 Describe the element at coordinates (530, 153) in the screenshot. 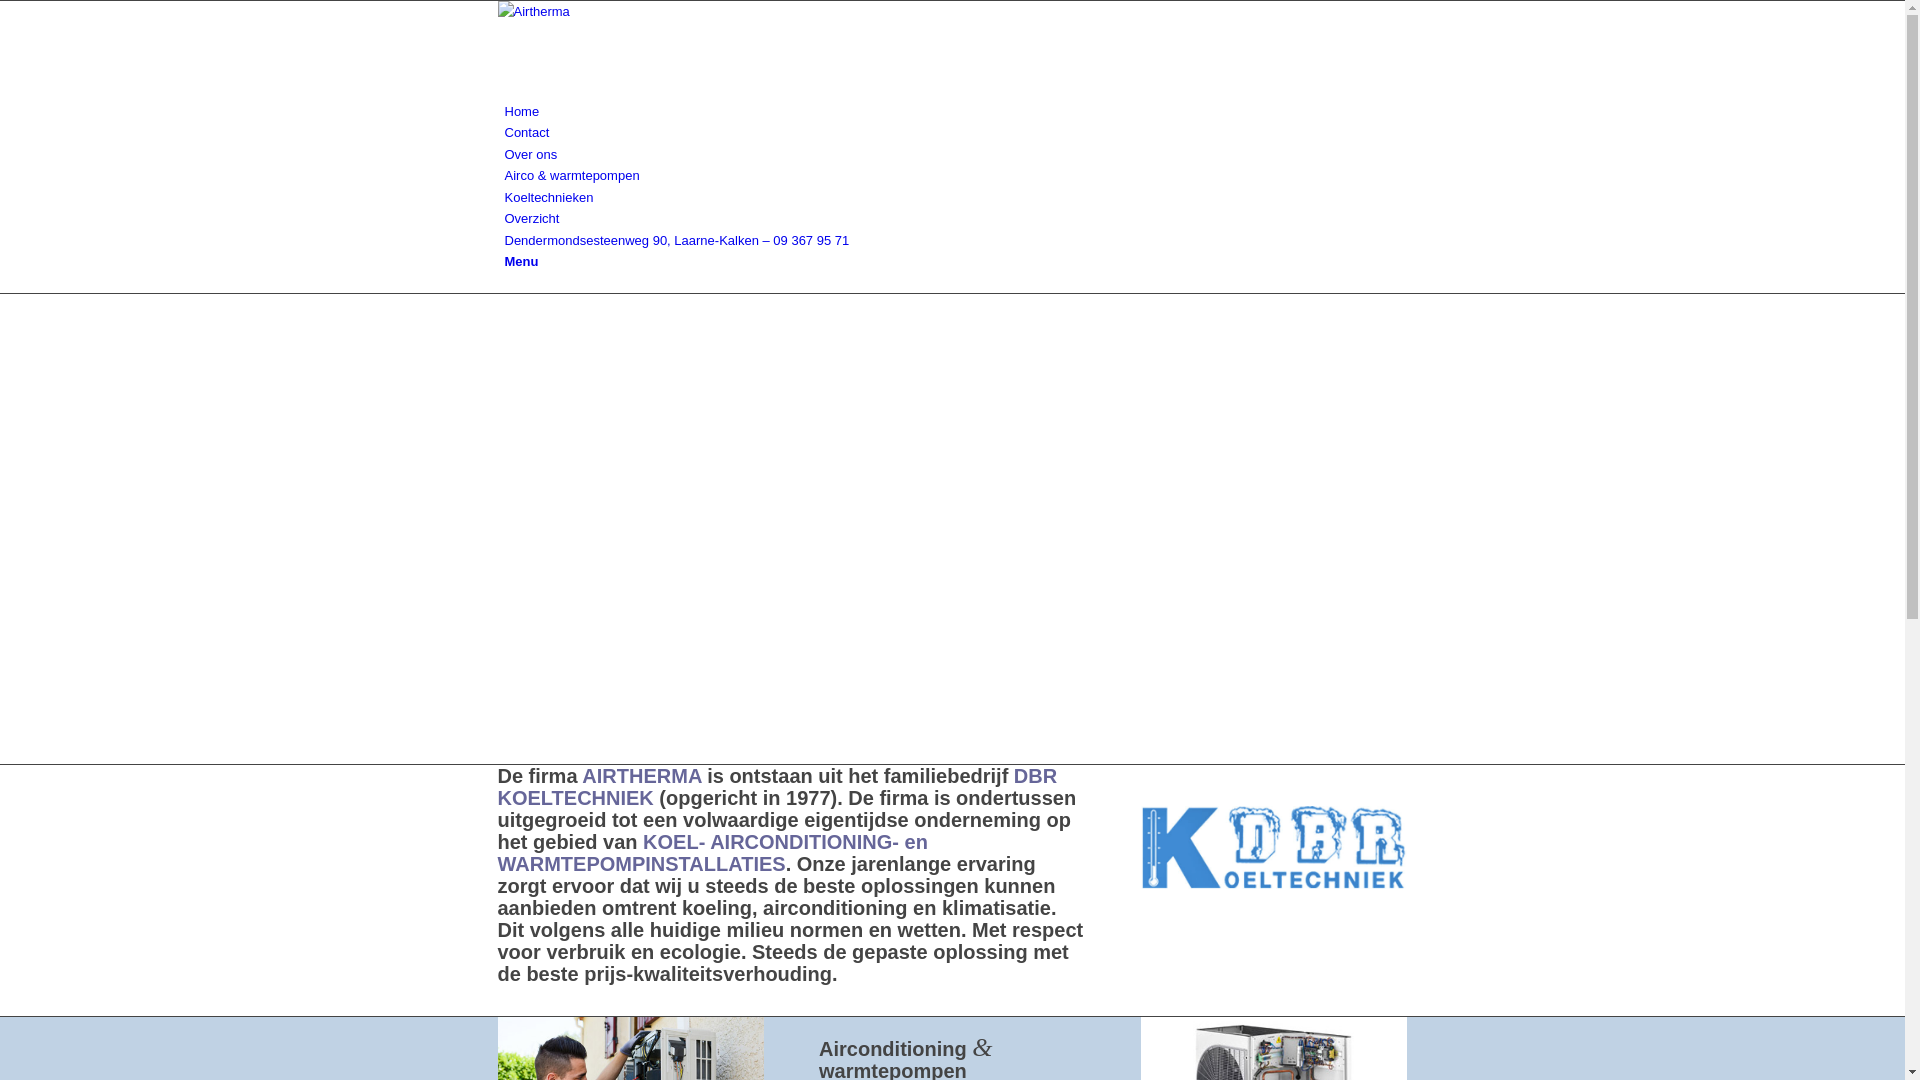

I see `'Over ons'` at that location.